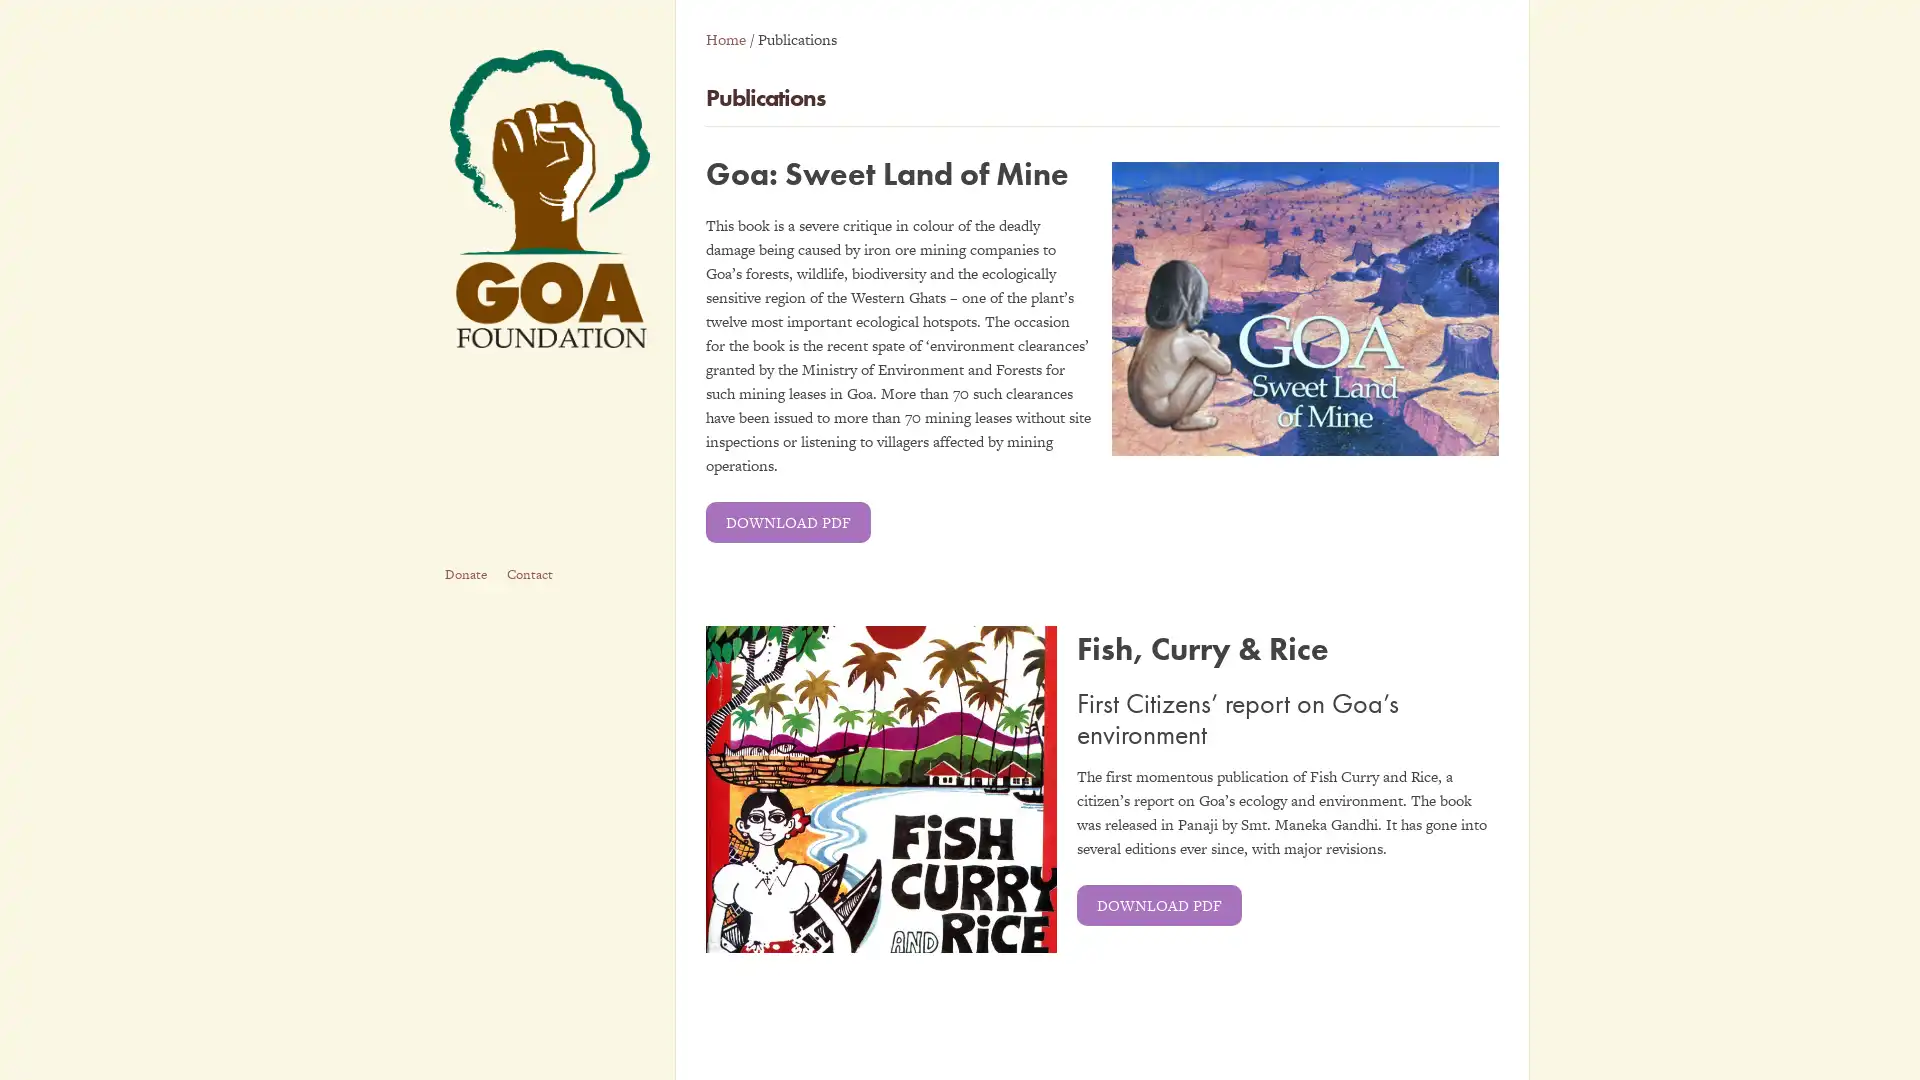 The width and height of the screenshot is (1920, 1080). Describe the element at coordinates (787, 520) in the screenshot. I see `DOWNLOAD PDF` at that location.